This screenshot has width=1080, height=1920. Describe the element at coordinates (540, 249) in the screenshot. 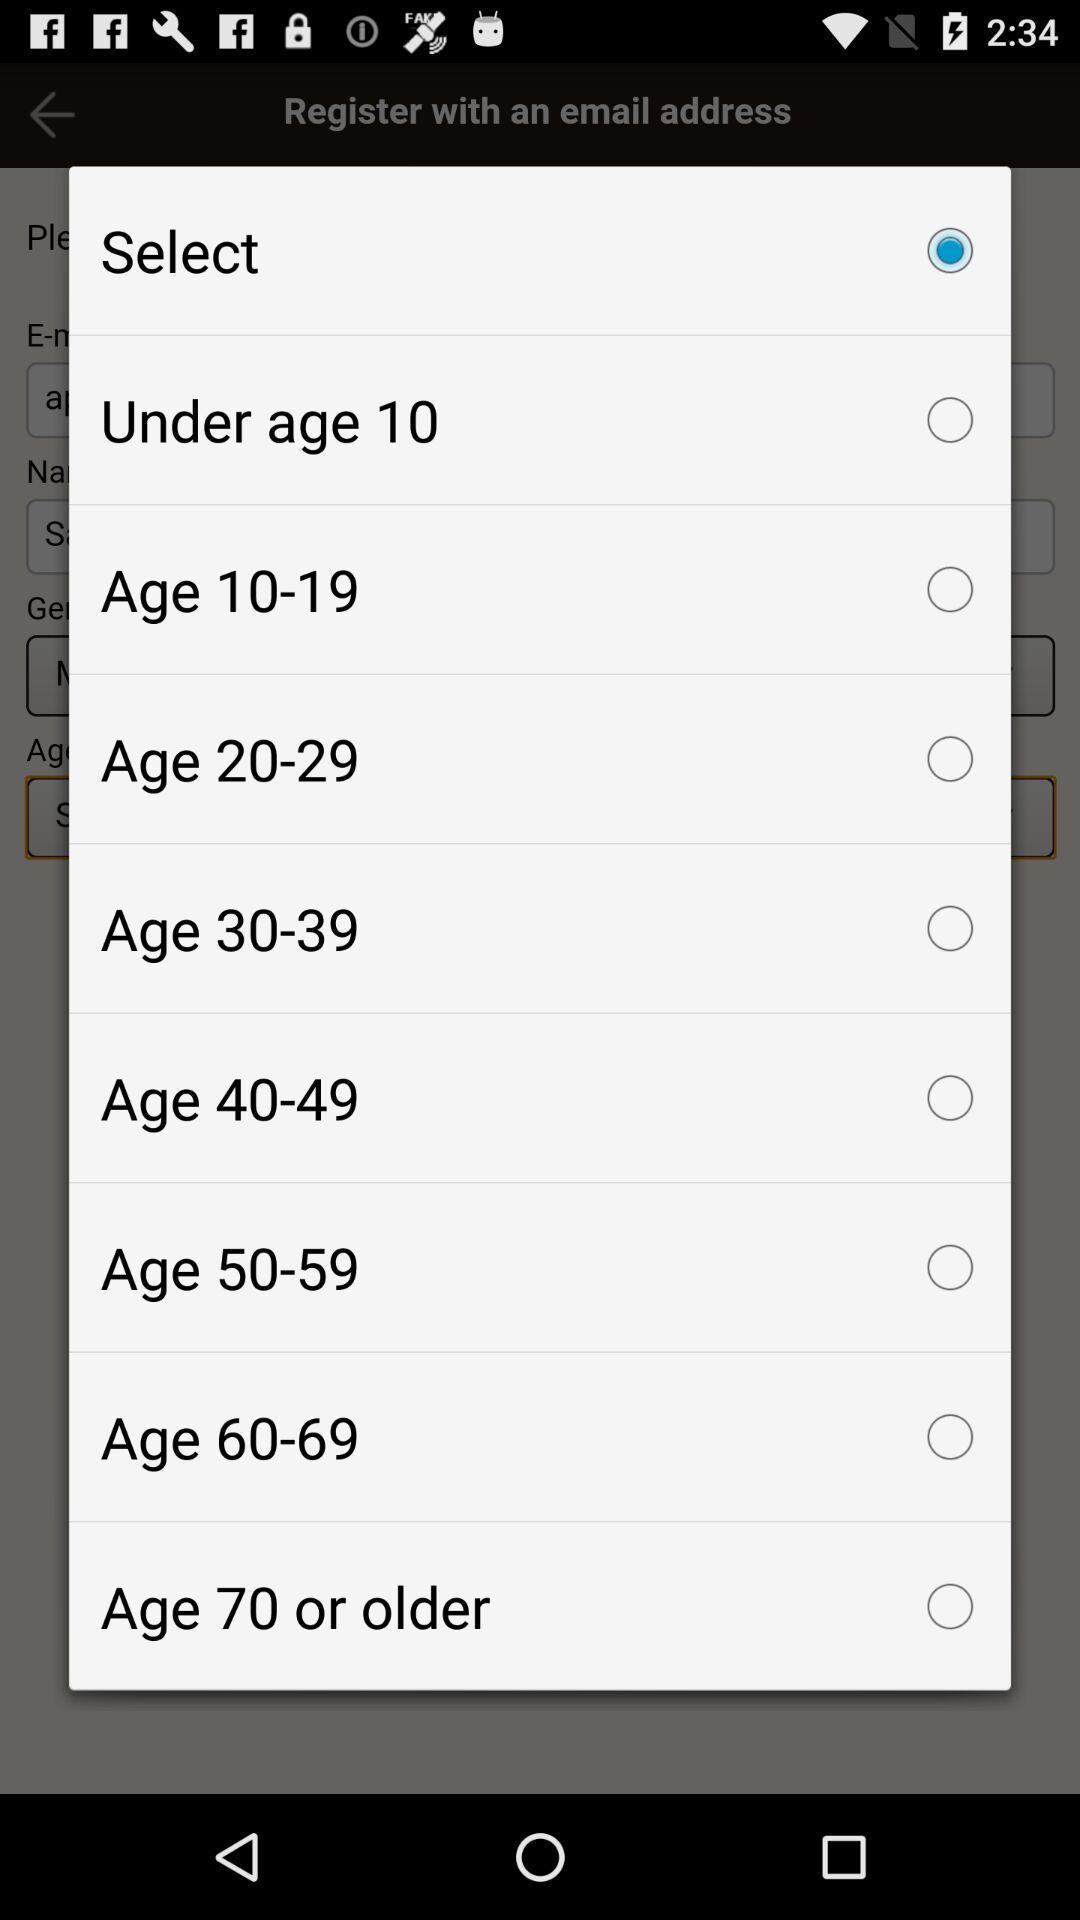

I see `select item` at that location.